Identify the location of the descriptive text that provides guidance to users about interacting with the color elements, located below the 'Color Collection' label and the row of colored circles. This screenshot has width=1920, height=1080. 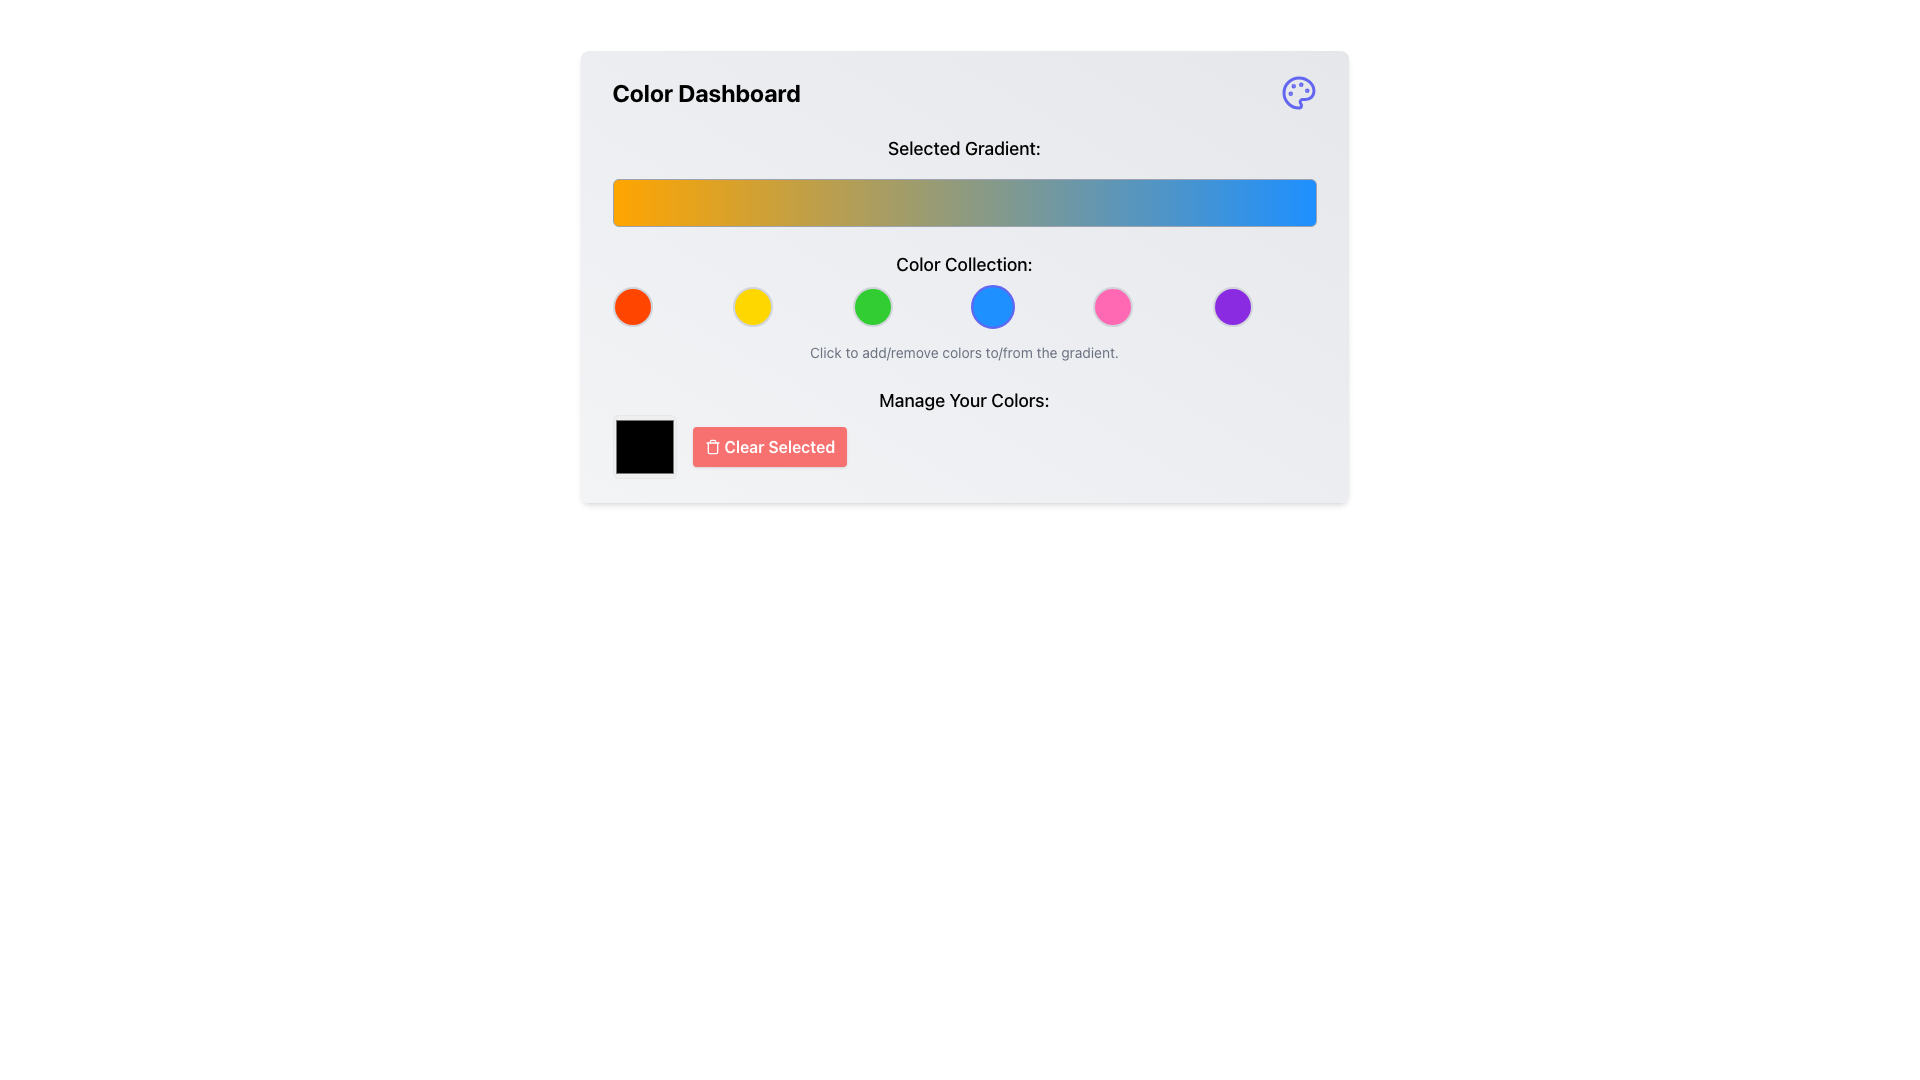
(964, 352).